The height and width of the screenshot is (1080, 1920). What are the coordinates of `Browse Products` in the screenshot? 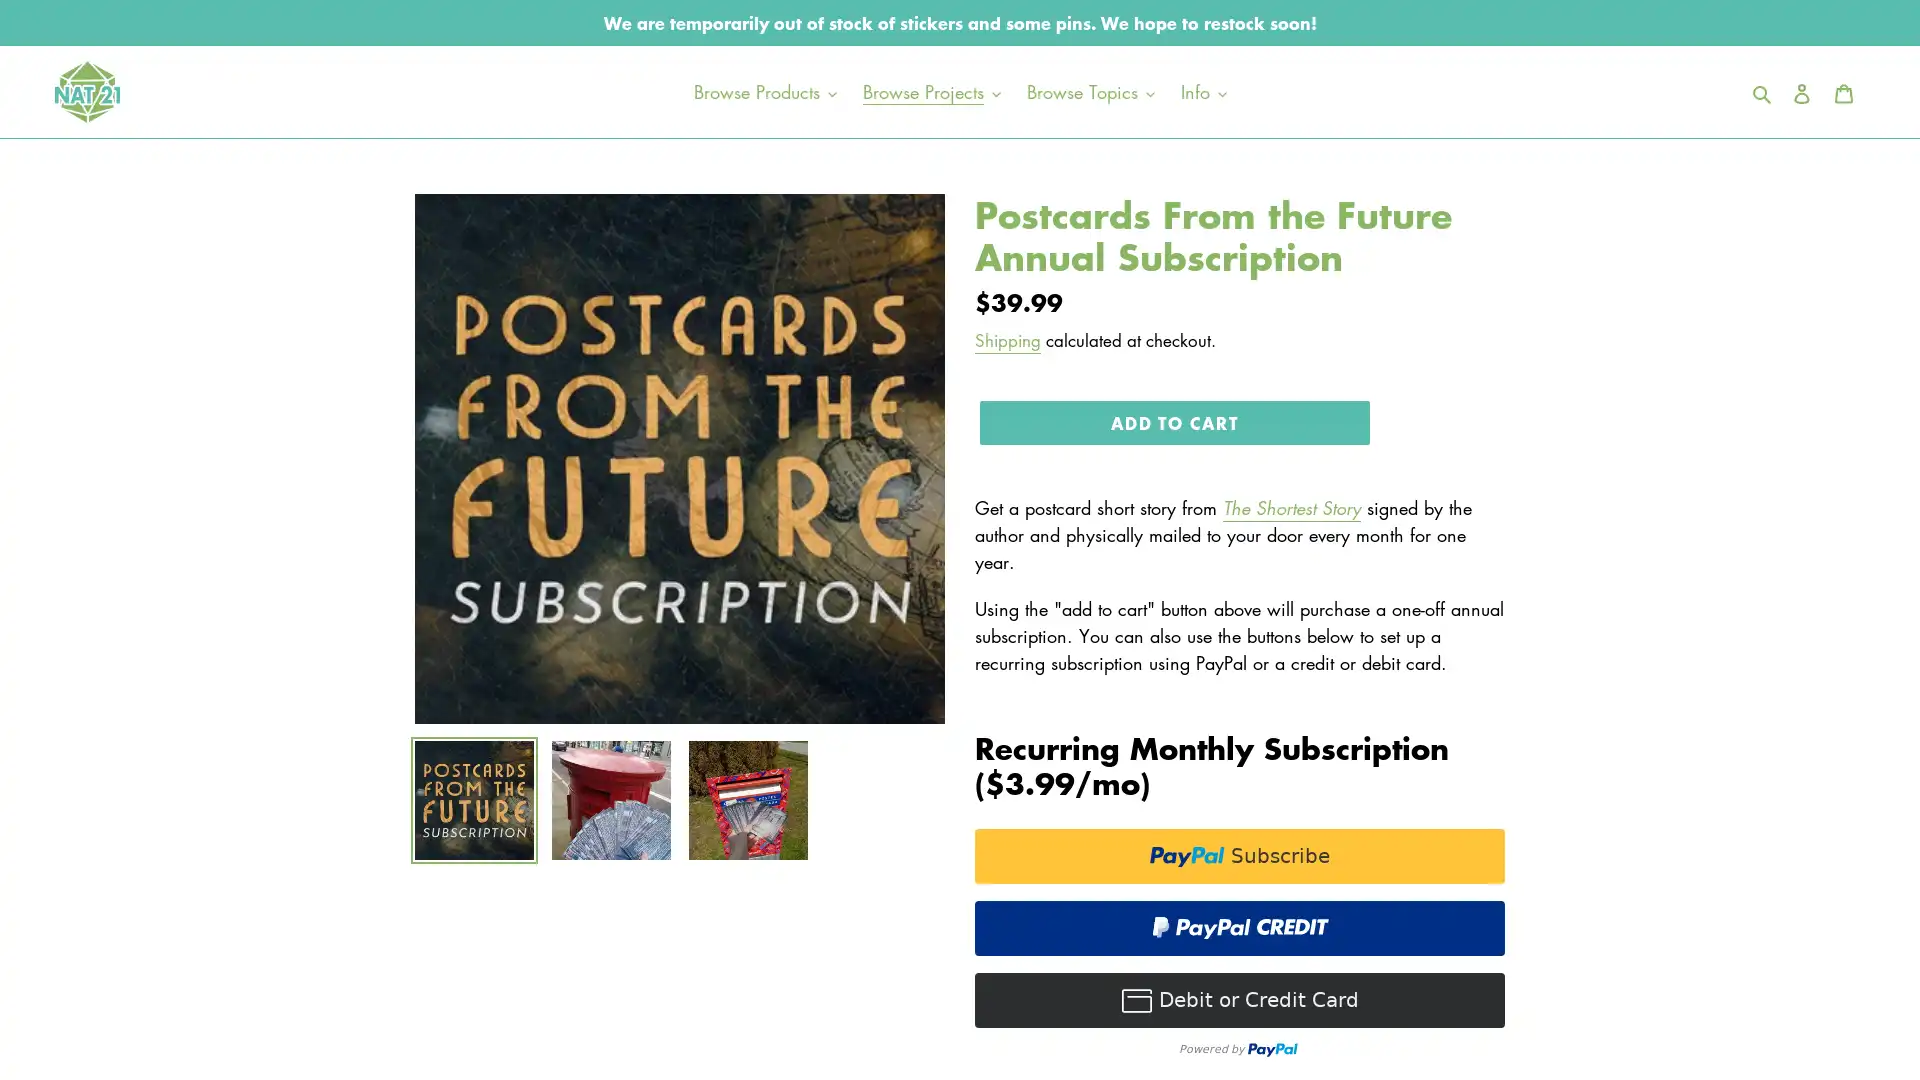 It's located at (763, 91).